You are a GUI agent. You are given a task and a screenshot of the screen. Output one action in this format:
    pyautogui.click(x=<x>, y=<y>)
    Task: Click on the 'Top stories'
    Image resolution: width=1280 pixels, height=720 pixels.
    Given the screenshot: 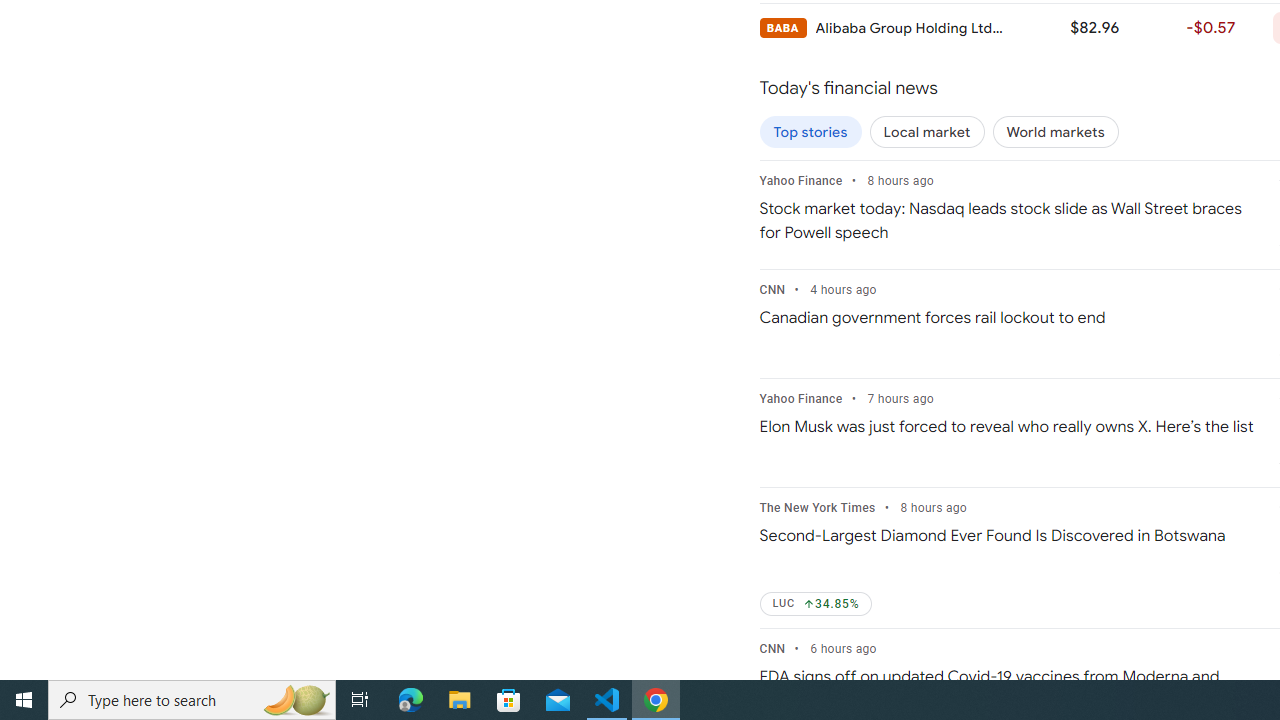 What is the action you would take?
    pyautogui.click(x=810, y=132)
    